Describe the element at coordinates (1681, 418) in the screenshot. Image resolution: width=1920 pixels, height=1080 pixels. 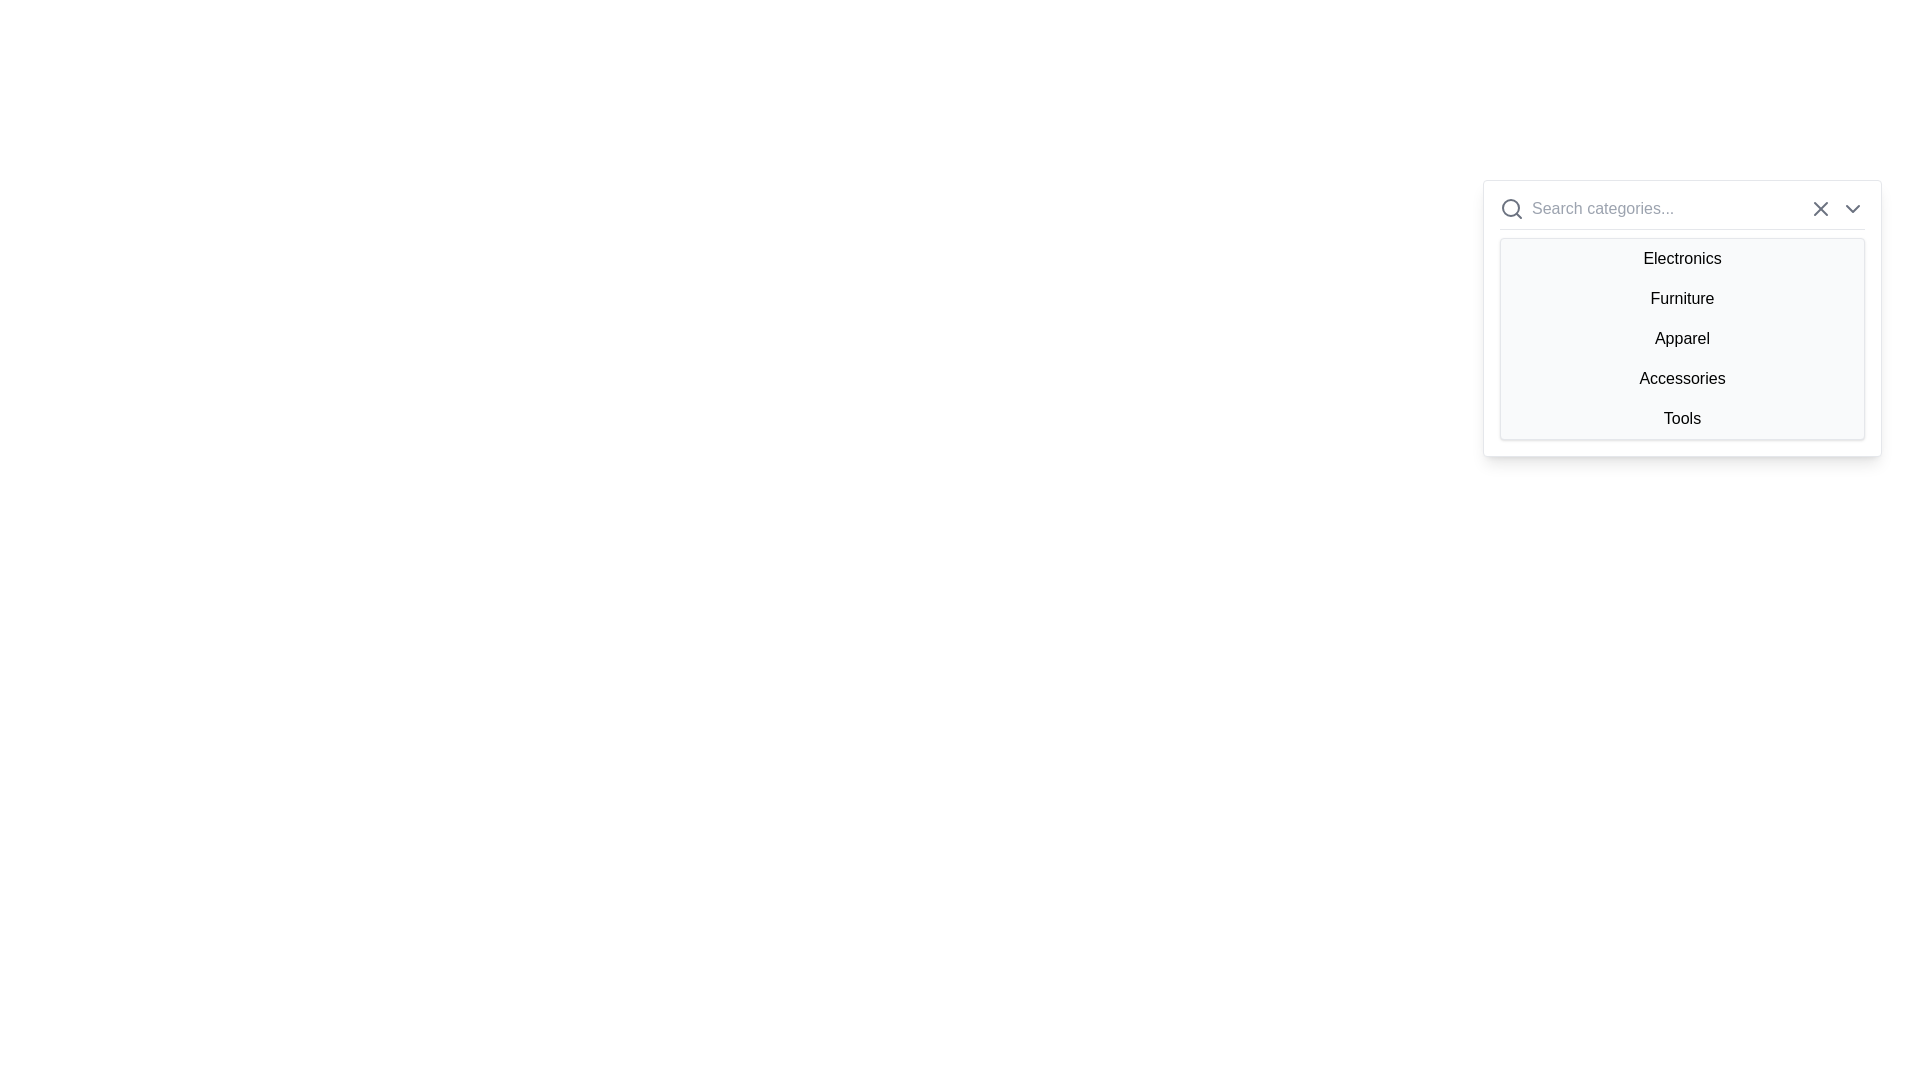
I see `the 'Tools' text label at the bottom of the dropdown menu` at that location.